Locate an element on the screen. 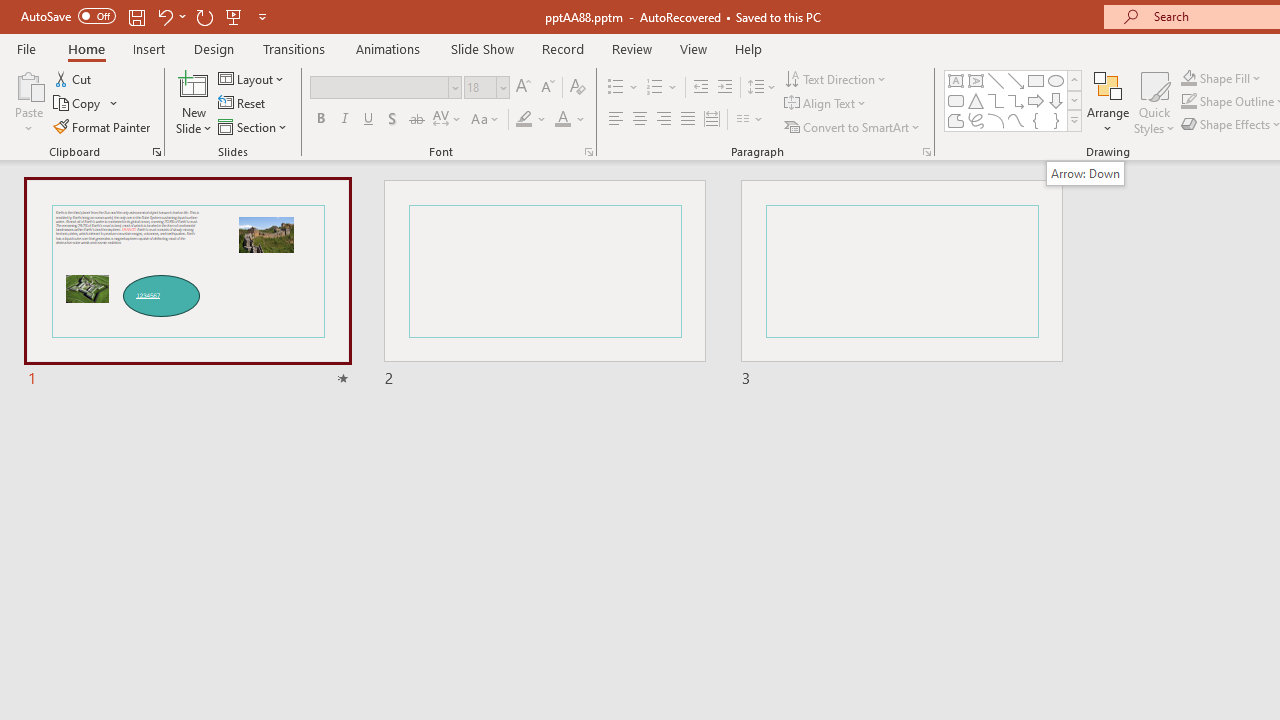 Image resolution: width=1280 pixels, height=720 pixels. 'Arrange' is located at coordinates (1107, 103).